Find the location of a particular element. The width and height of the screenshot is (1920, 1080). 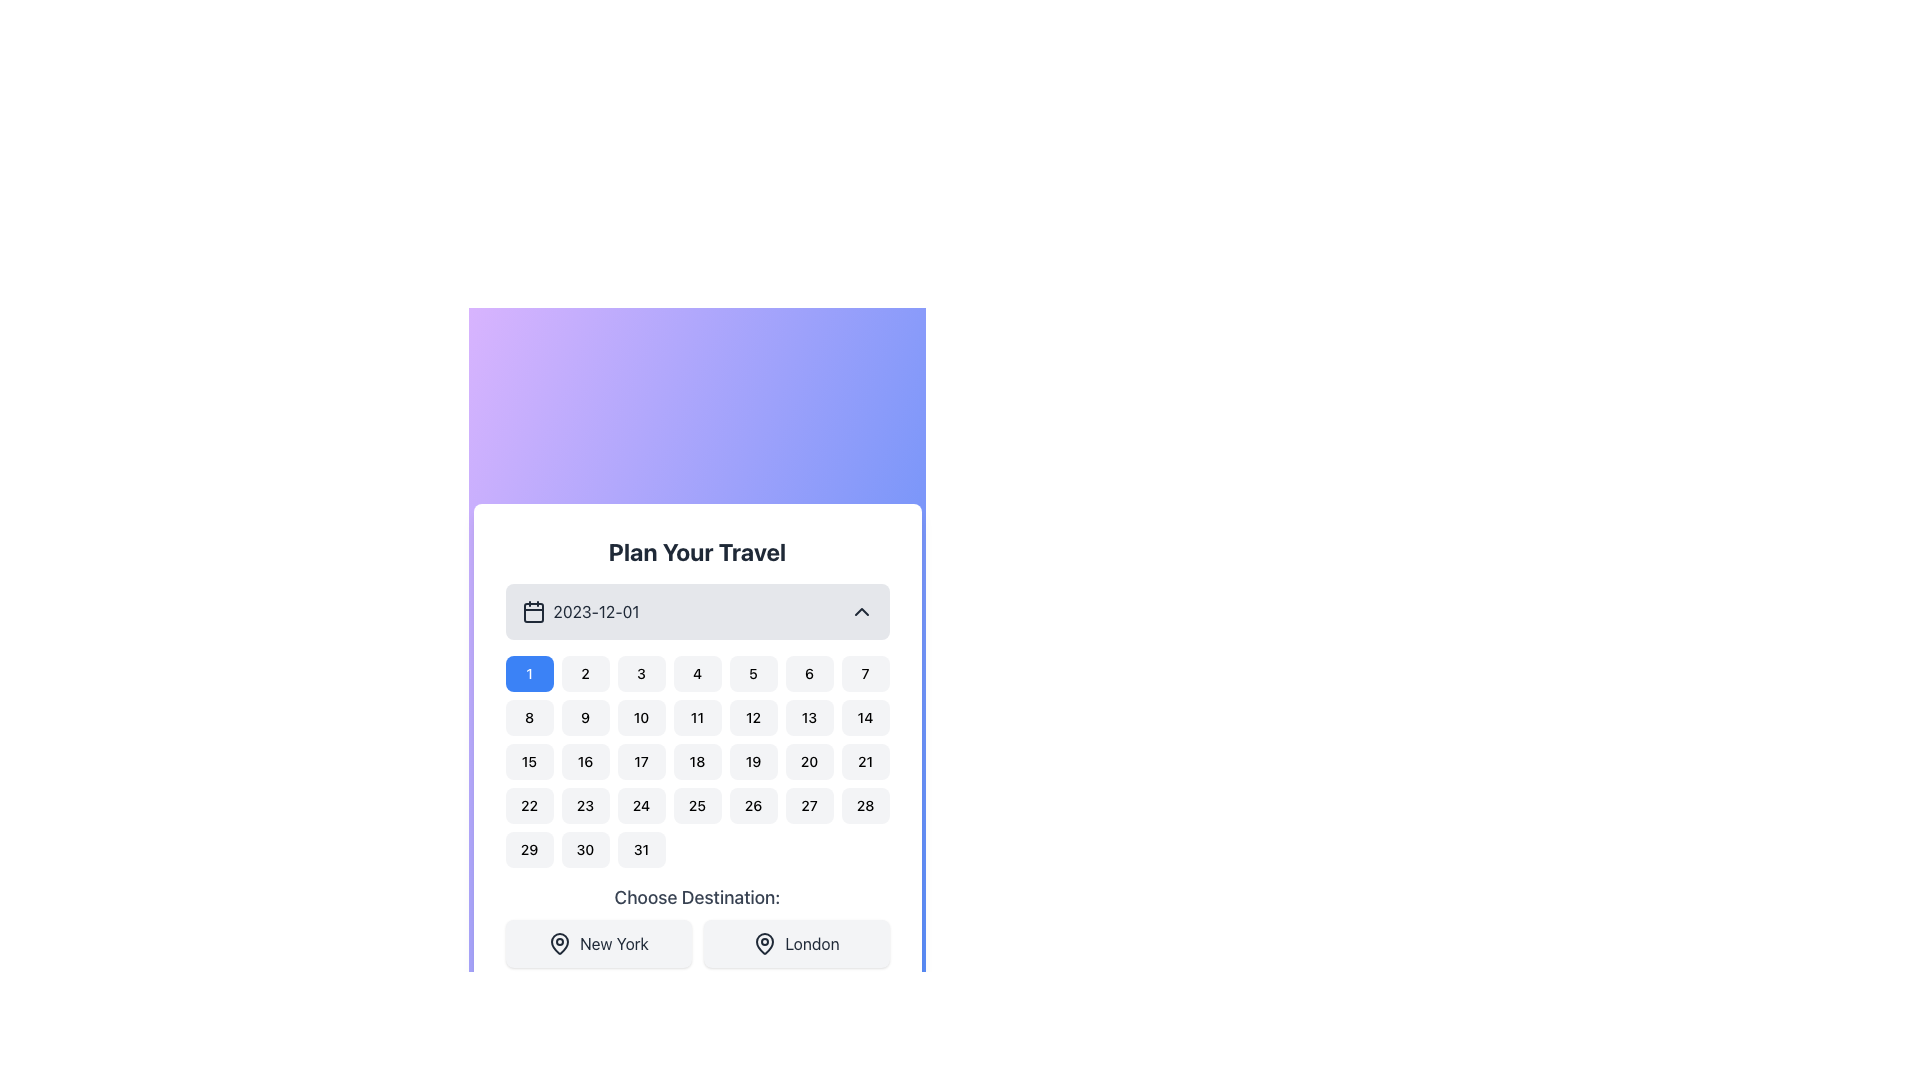

the button representing the 27th day of the month in the calendar interface to trigger the hover effect is located at coordinates (809, 805).